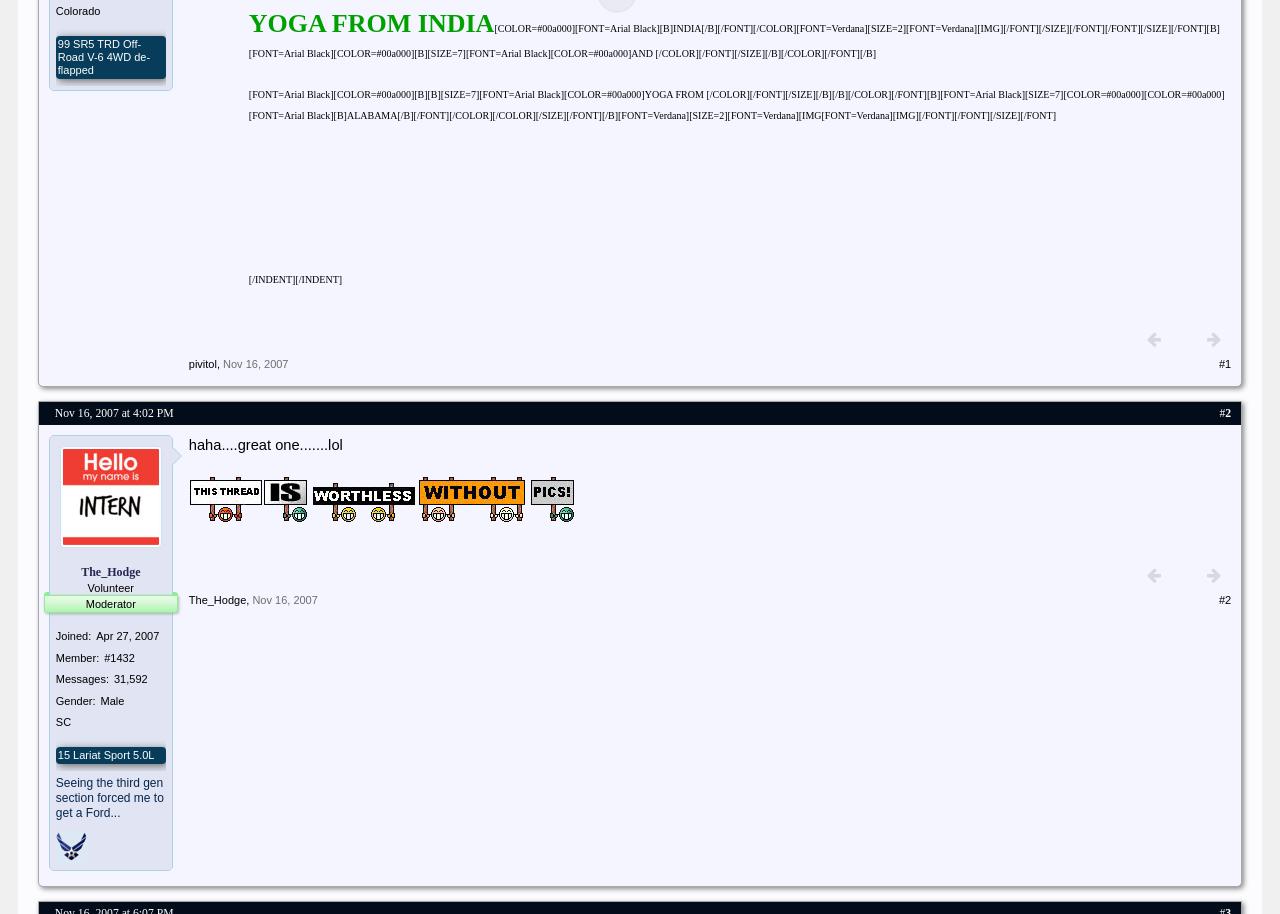 The height and width of the screenshot is (914, 1280). What do you see at coordinates (1223, 599) in the screenshot?
I see `'#2'` at bounding box center [1223, 599].